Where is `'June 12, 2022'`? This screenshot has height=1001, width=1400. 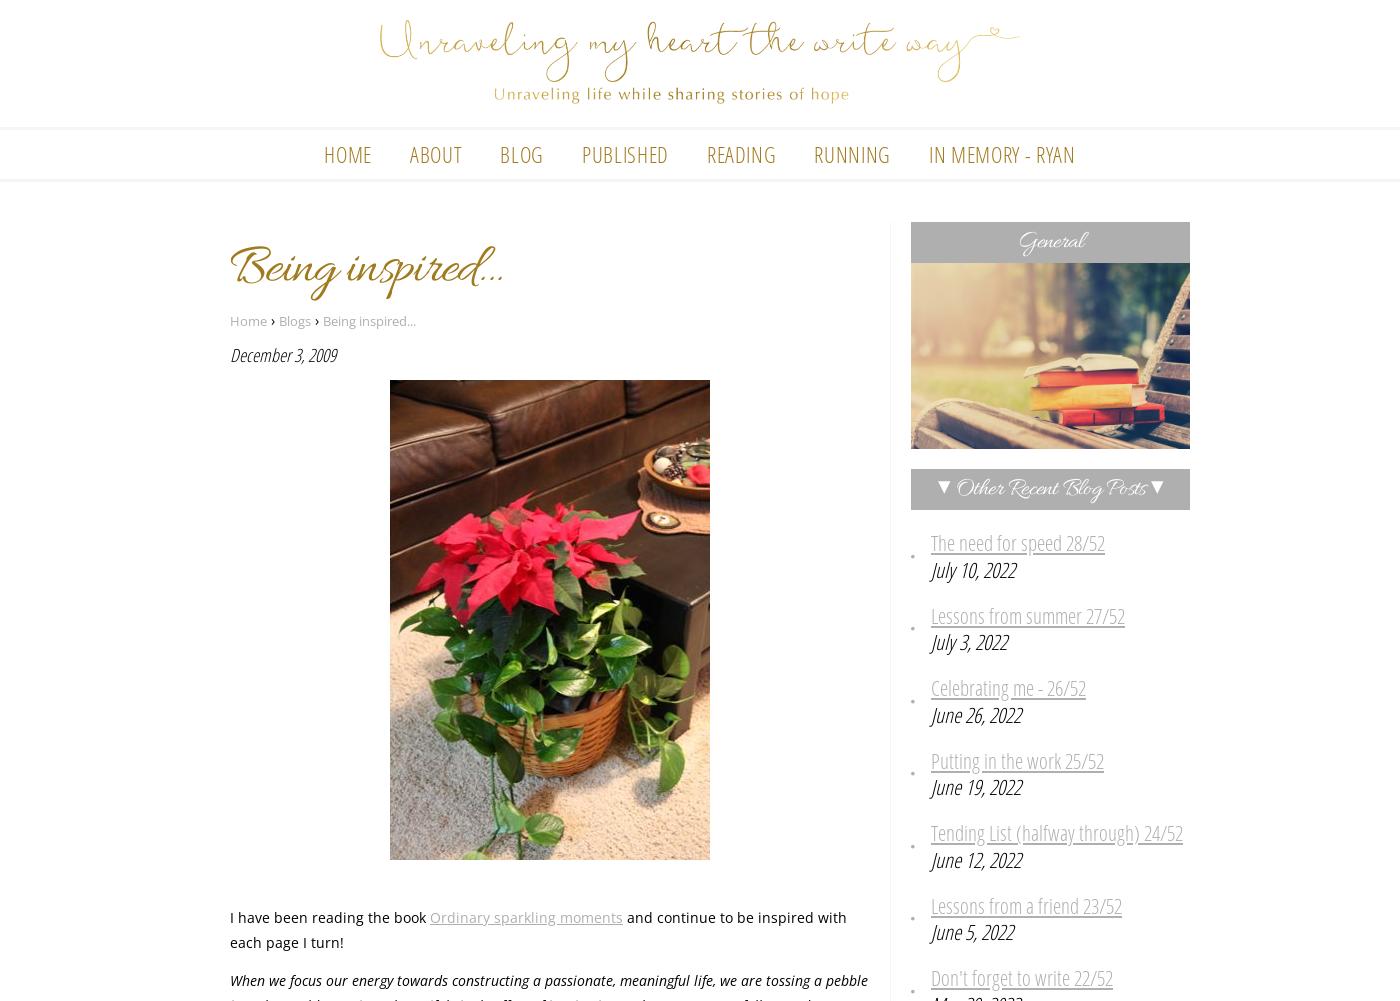 'June 12, 2022' is located at coordinates (975, 858).